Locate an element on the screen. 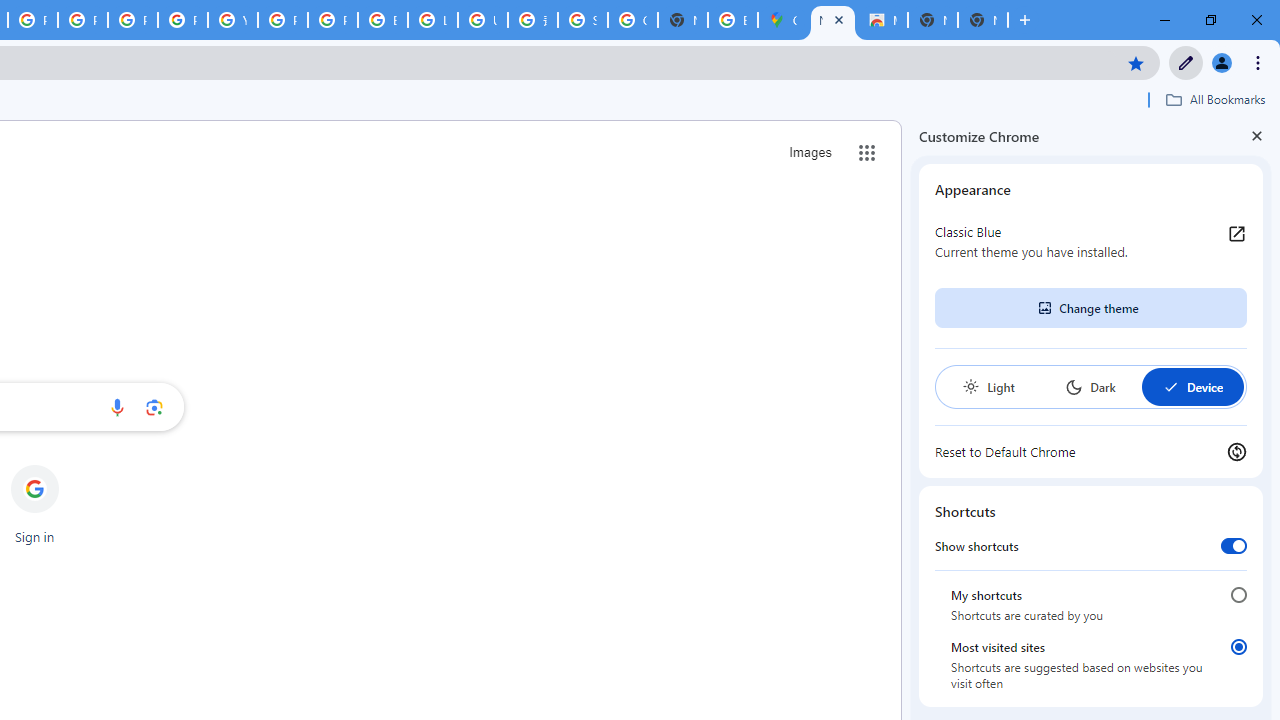 The image size is (1280, 720). 'Search by voice' is located at coordinates (116, 406).